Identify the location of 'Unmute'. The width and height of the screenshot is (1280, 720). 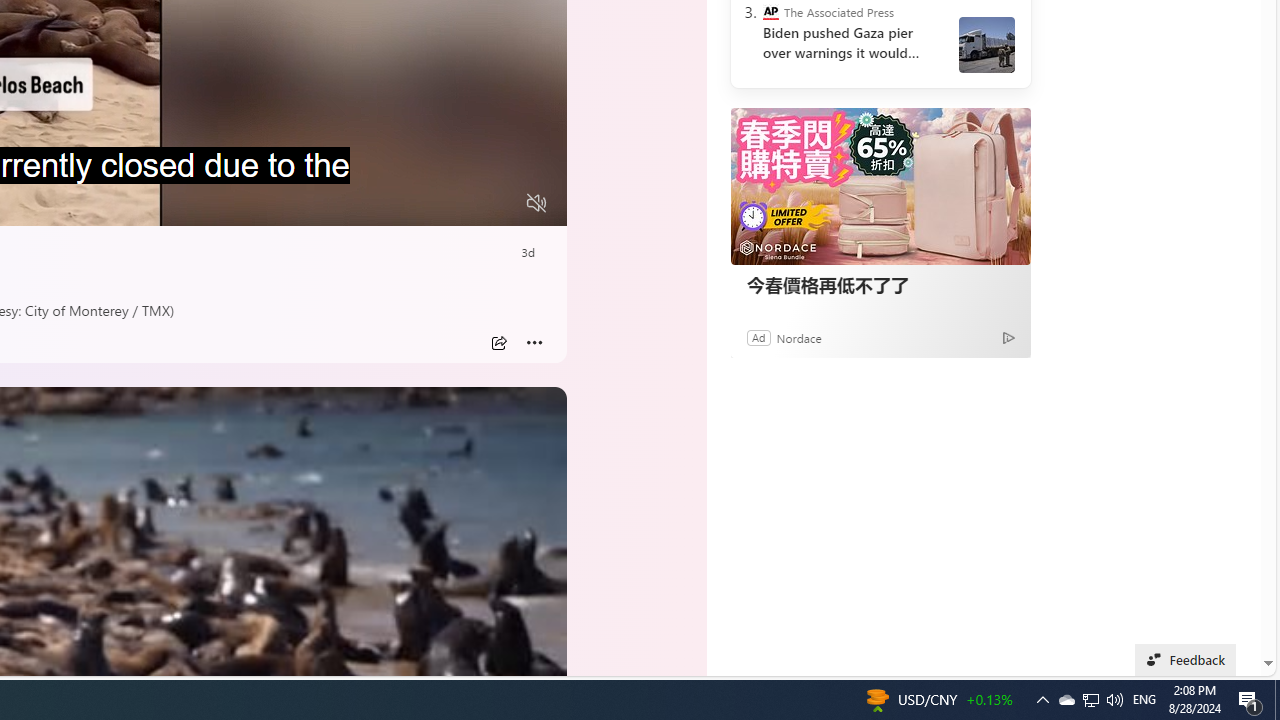
(536, 203).